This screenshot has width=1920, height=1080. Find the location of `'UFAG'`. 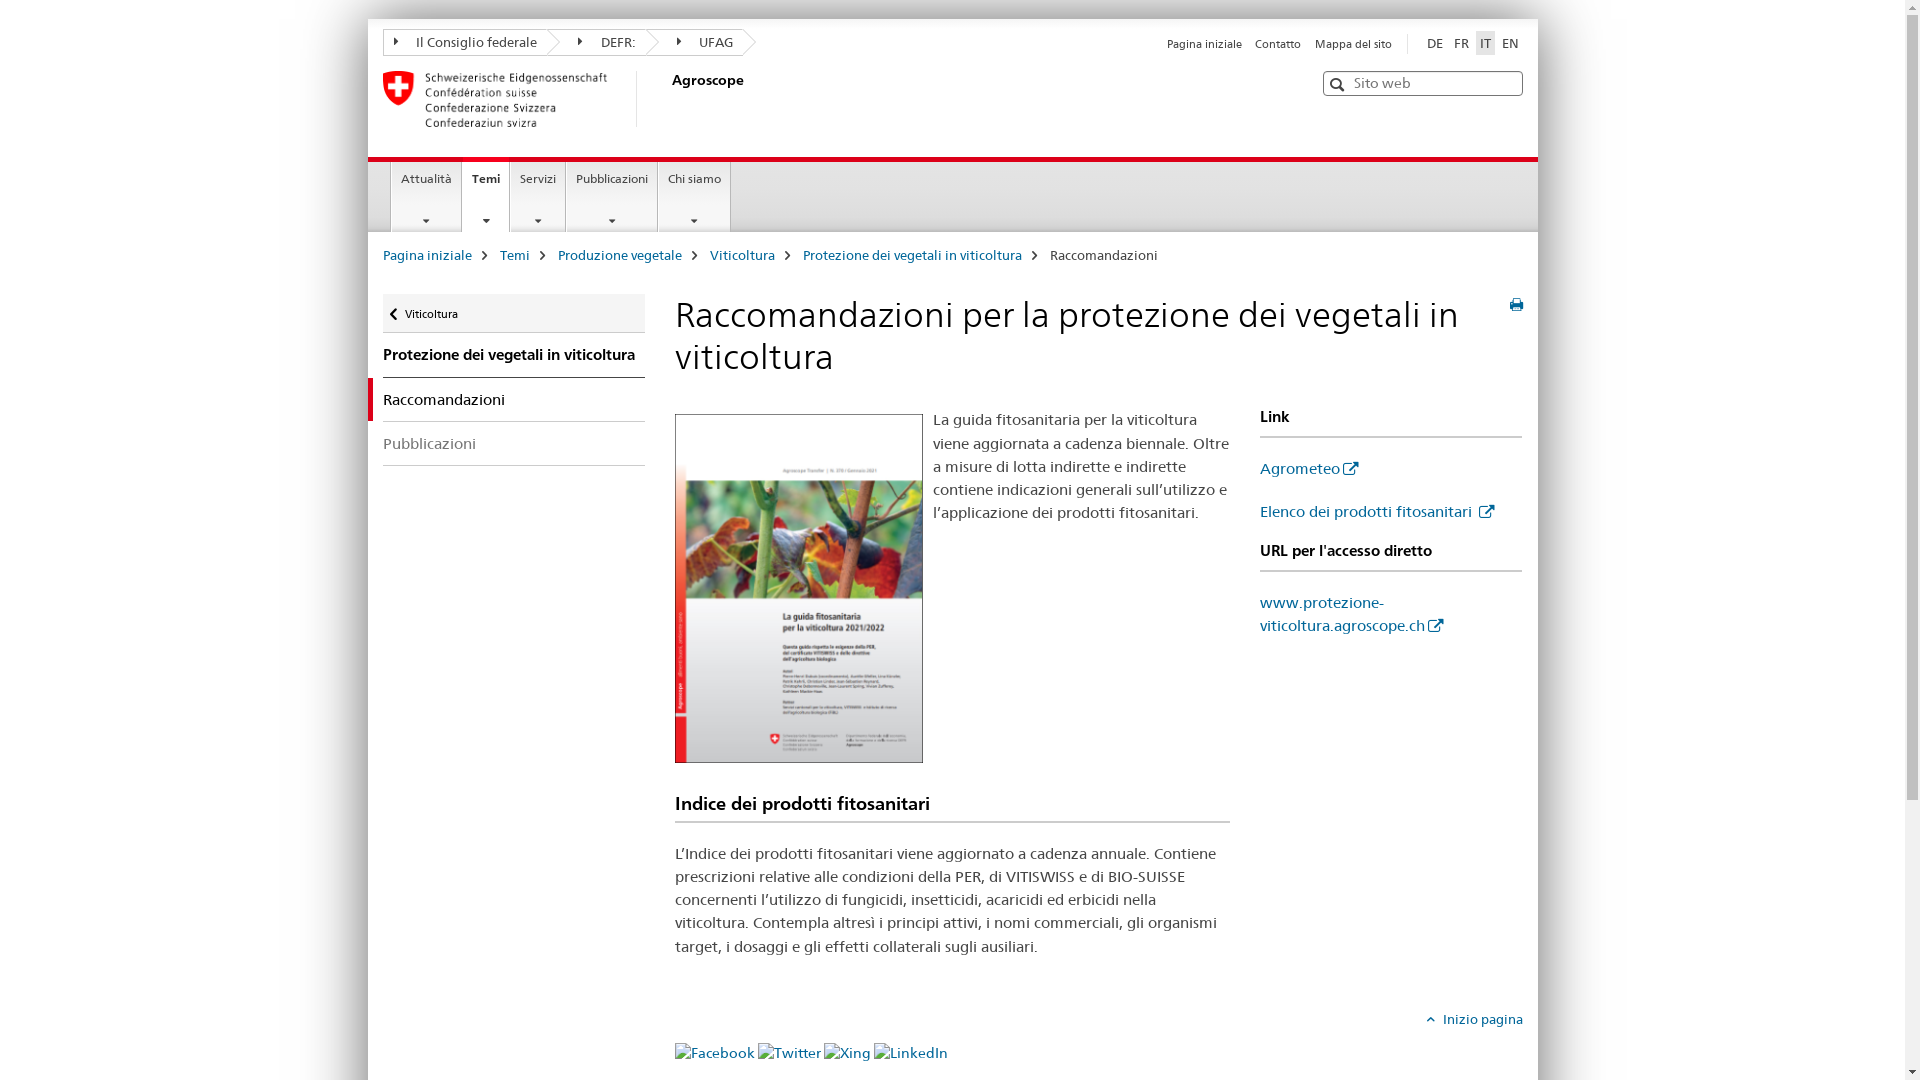

'UFAG' is located at coordinates (695, 42).